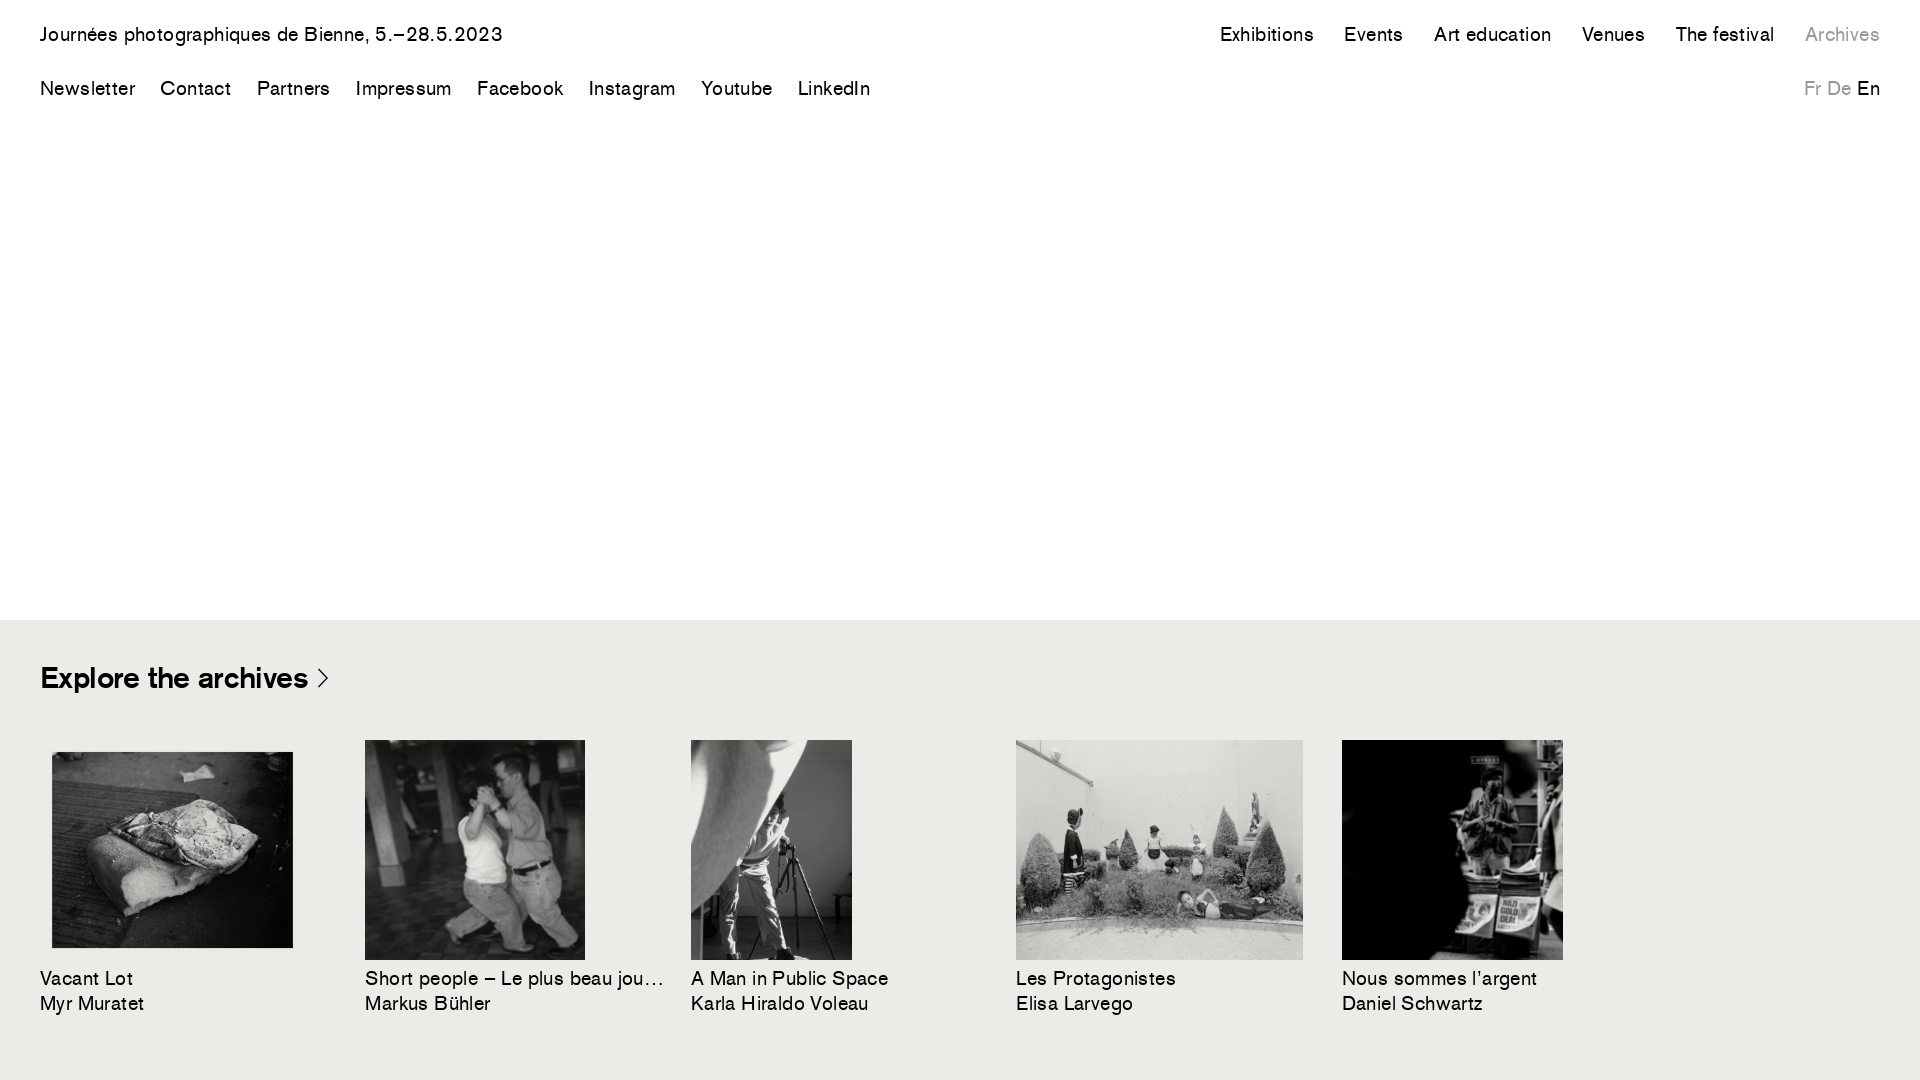 This screenshot has height=1080, width=1920. Describe the element at coordinates (1804, 87) in the screenshot. I see `'Fr'` at that location.